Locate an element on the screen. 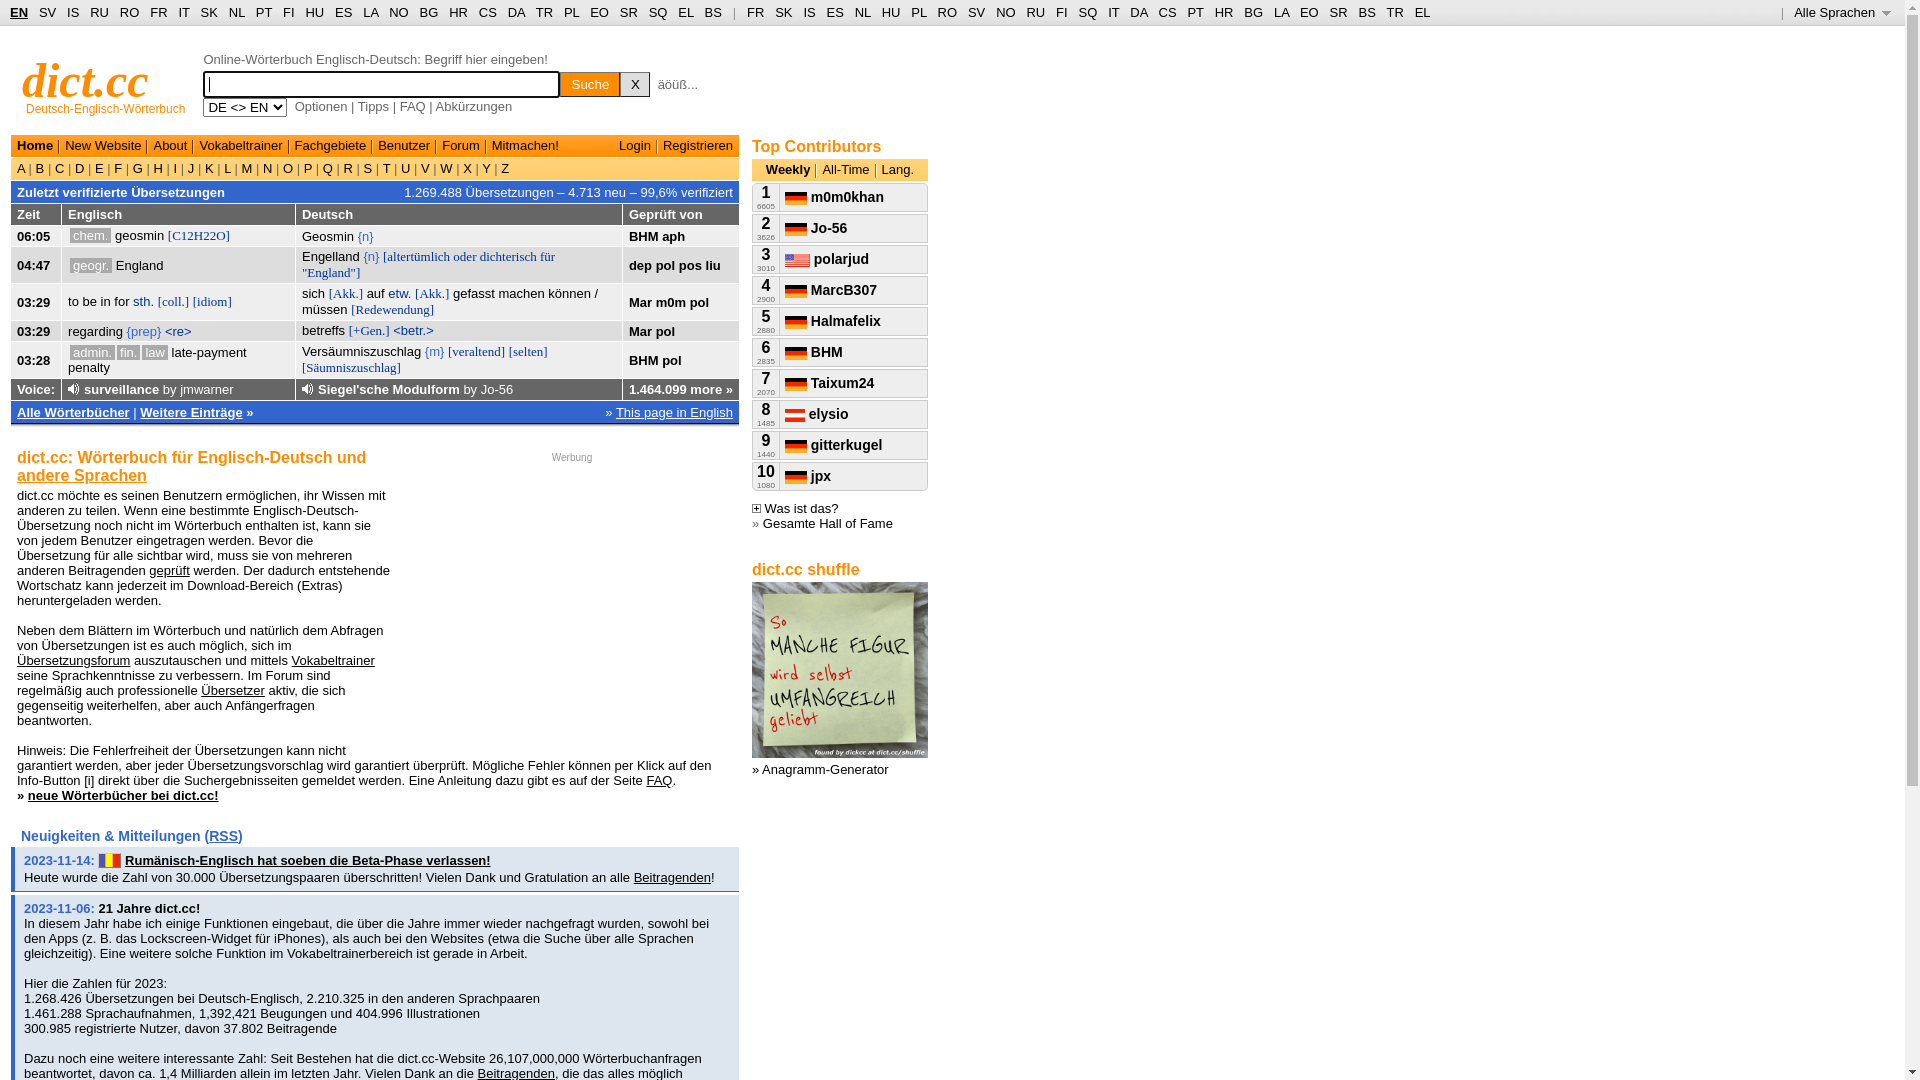 The height and width of the screenshot is (1080, 1920). 'L' is located at coordinates (227, 167).